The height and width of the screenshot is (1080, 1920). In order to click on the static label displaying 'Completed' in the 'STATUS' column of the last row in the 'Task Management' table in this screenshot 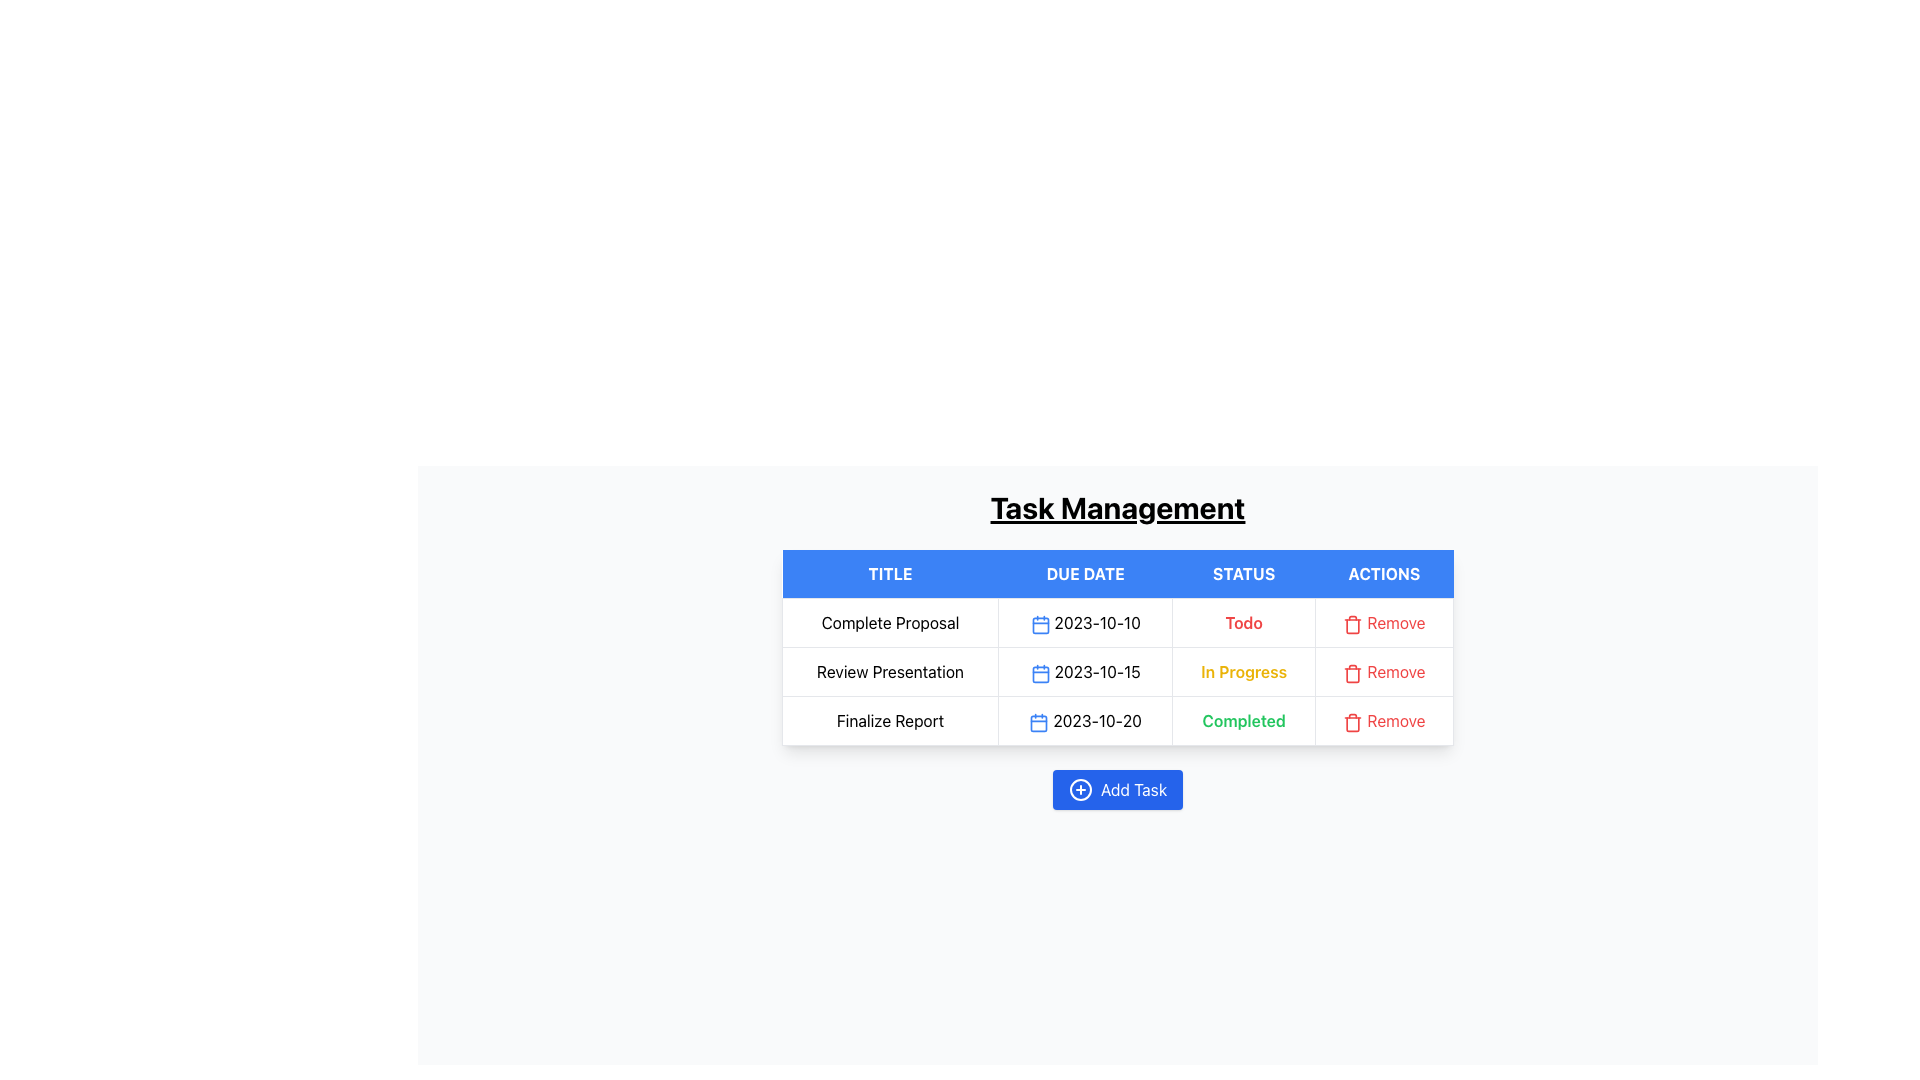, I will do `click(1243, 721)`.